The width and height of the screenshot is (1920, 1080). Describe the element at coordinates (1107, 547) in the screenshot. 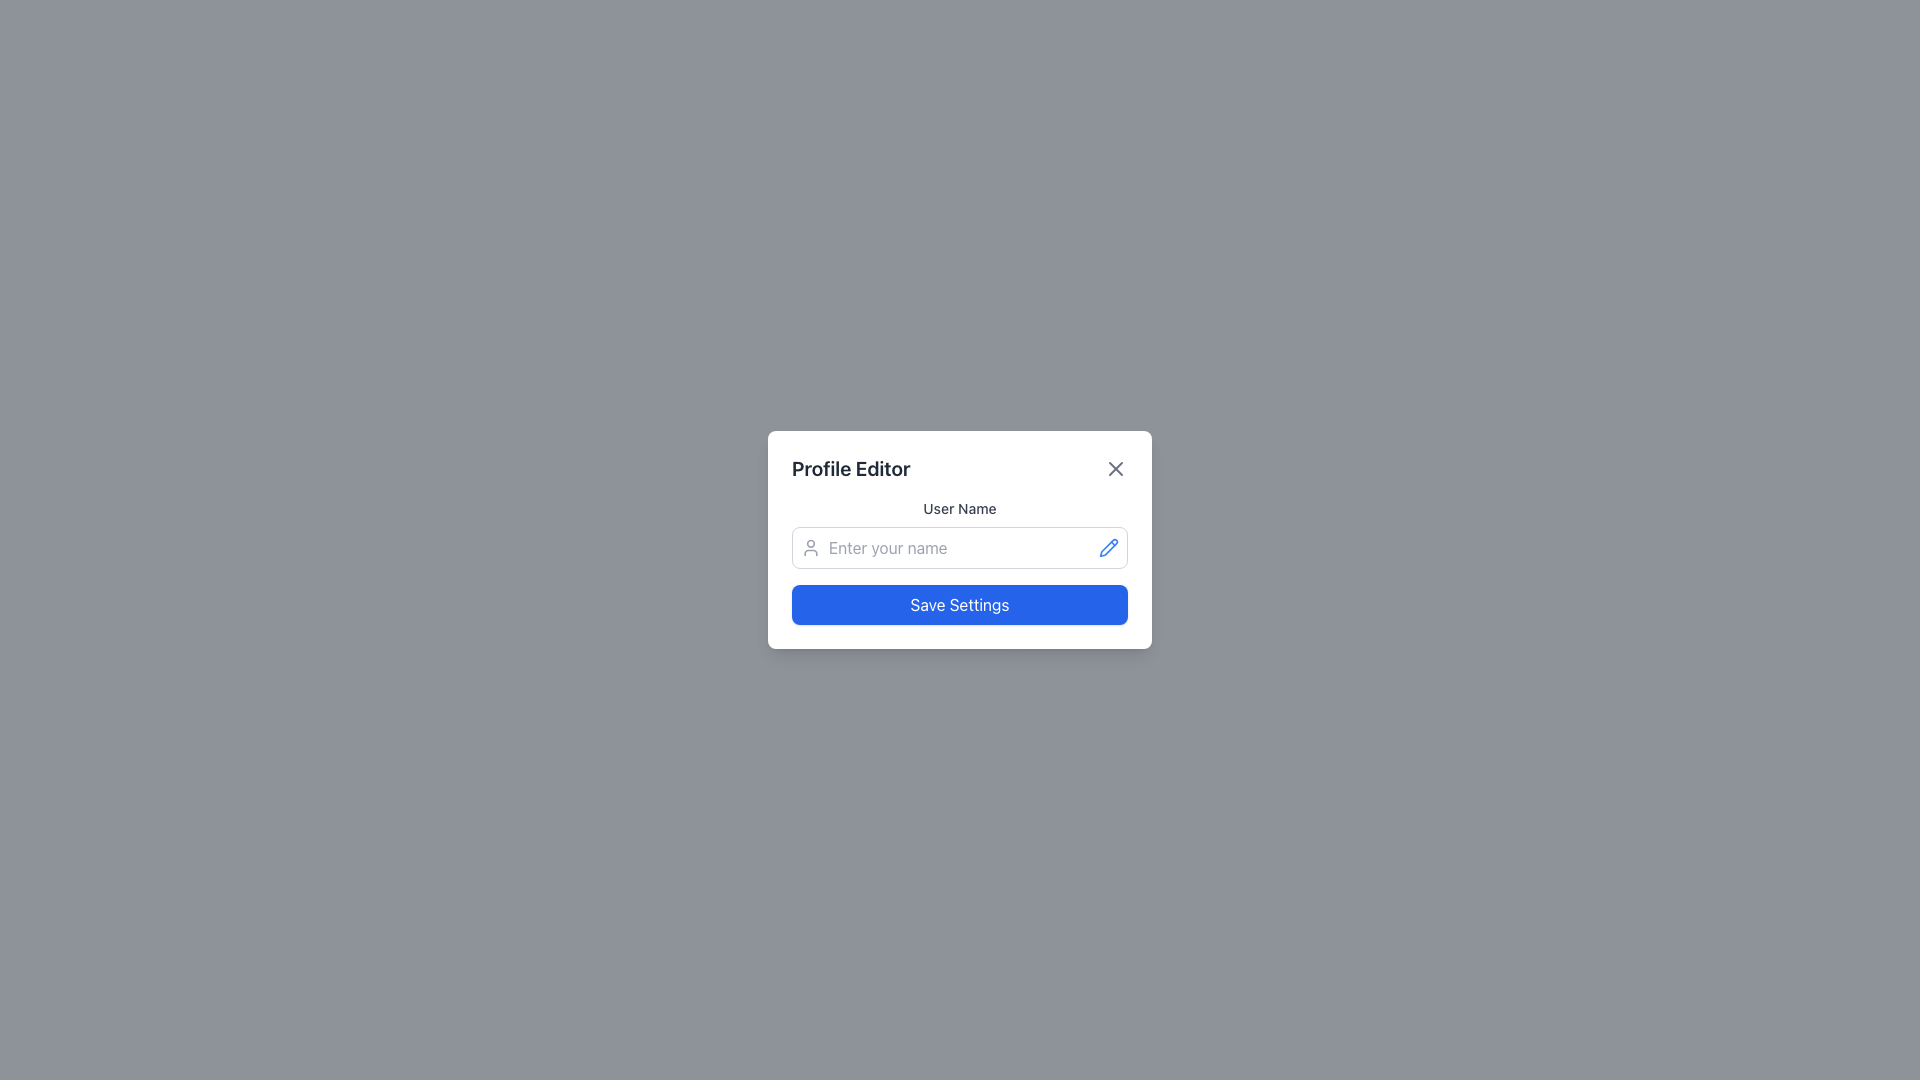

I see `the blue pencil icon located to the right of the 'Enter your name' text input field in the Profile Editor dialog box` at that location.